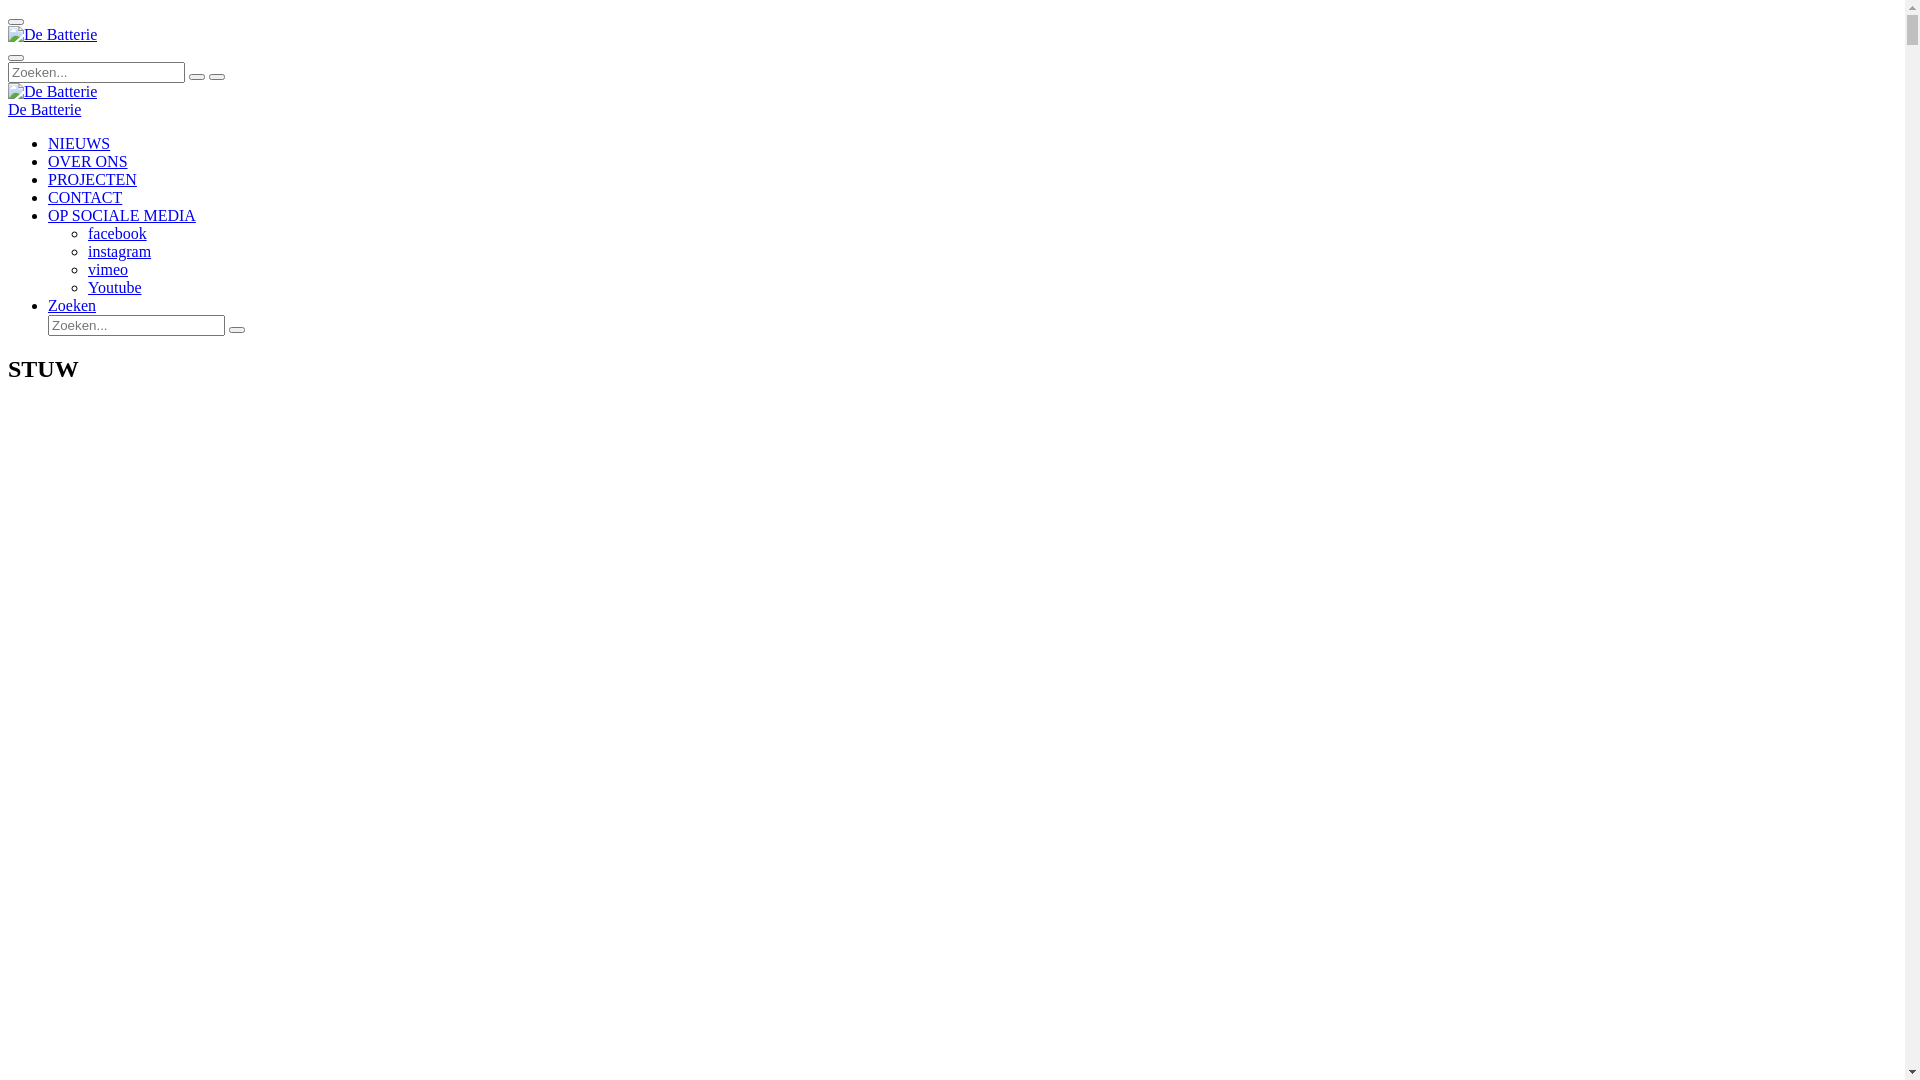 This screenshot has width=1920, height=1080. I want to click on 'De Batterie', so click(44, 109).